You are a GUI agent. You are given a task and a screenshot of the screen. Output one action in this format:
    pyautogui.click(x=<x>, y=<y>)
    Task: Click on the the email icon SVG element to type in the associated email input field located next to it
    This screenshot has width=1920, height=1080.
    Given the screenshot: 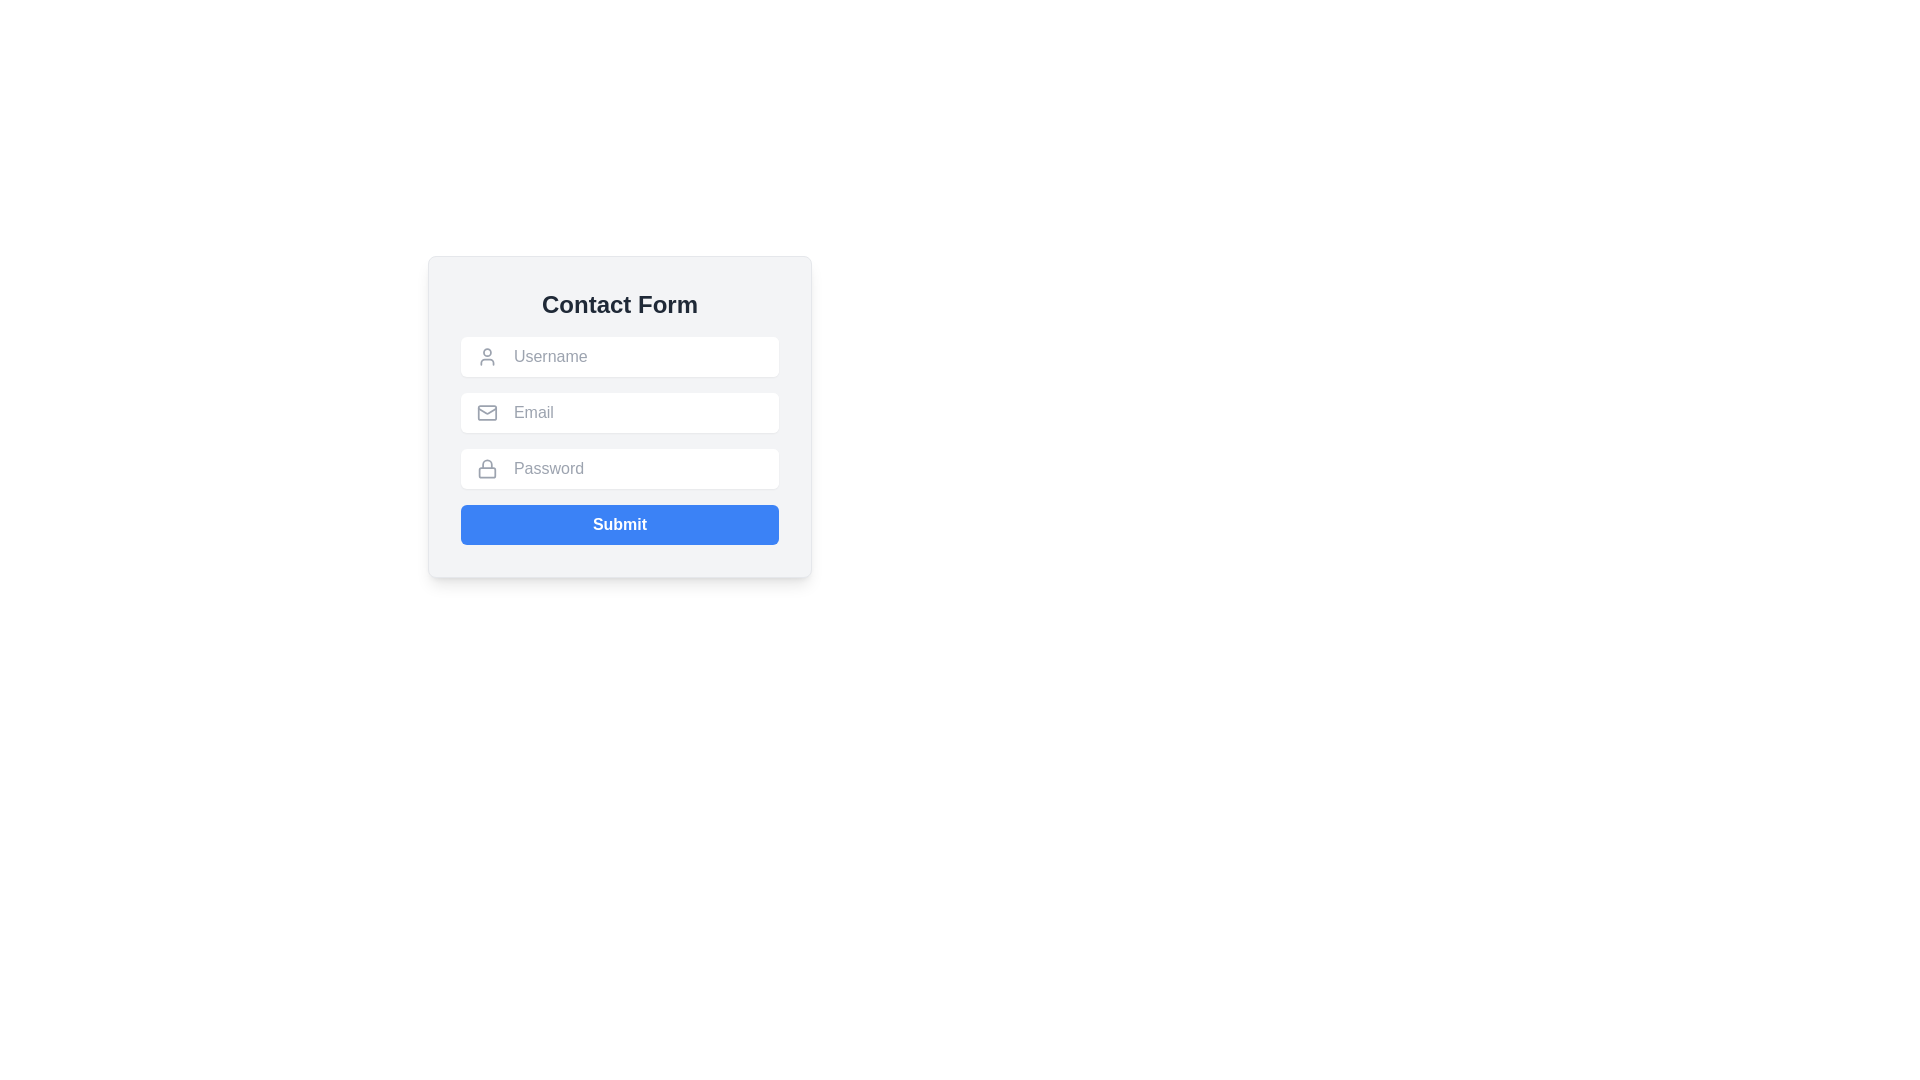 What is the action you would take?
    pyautogui.click(x=487, y=410)
    